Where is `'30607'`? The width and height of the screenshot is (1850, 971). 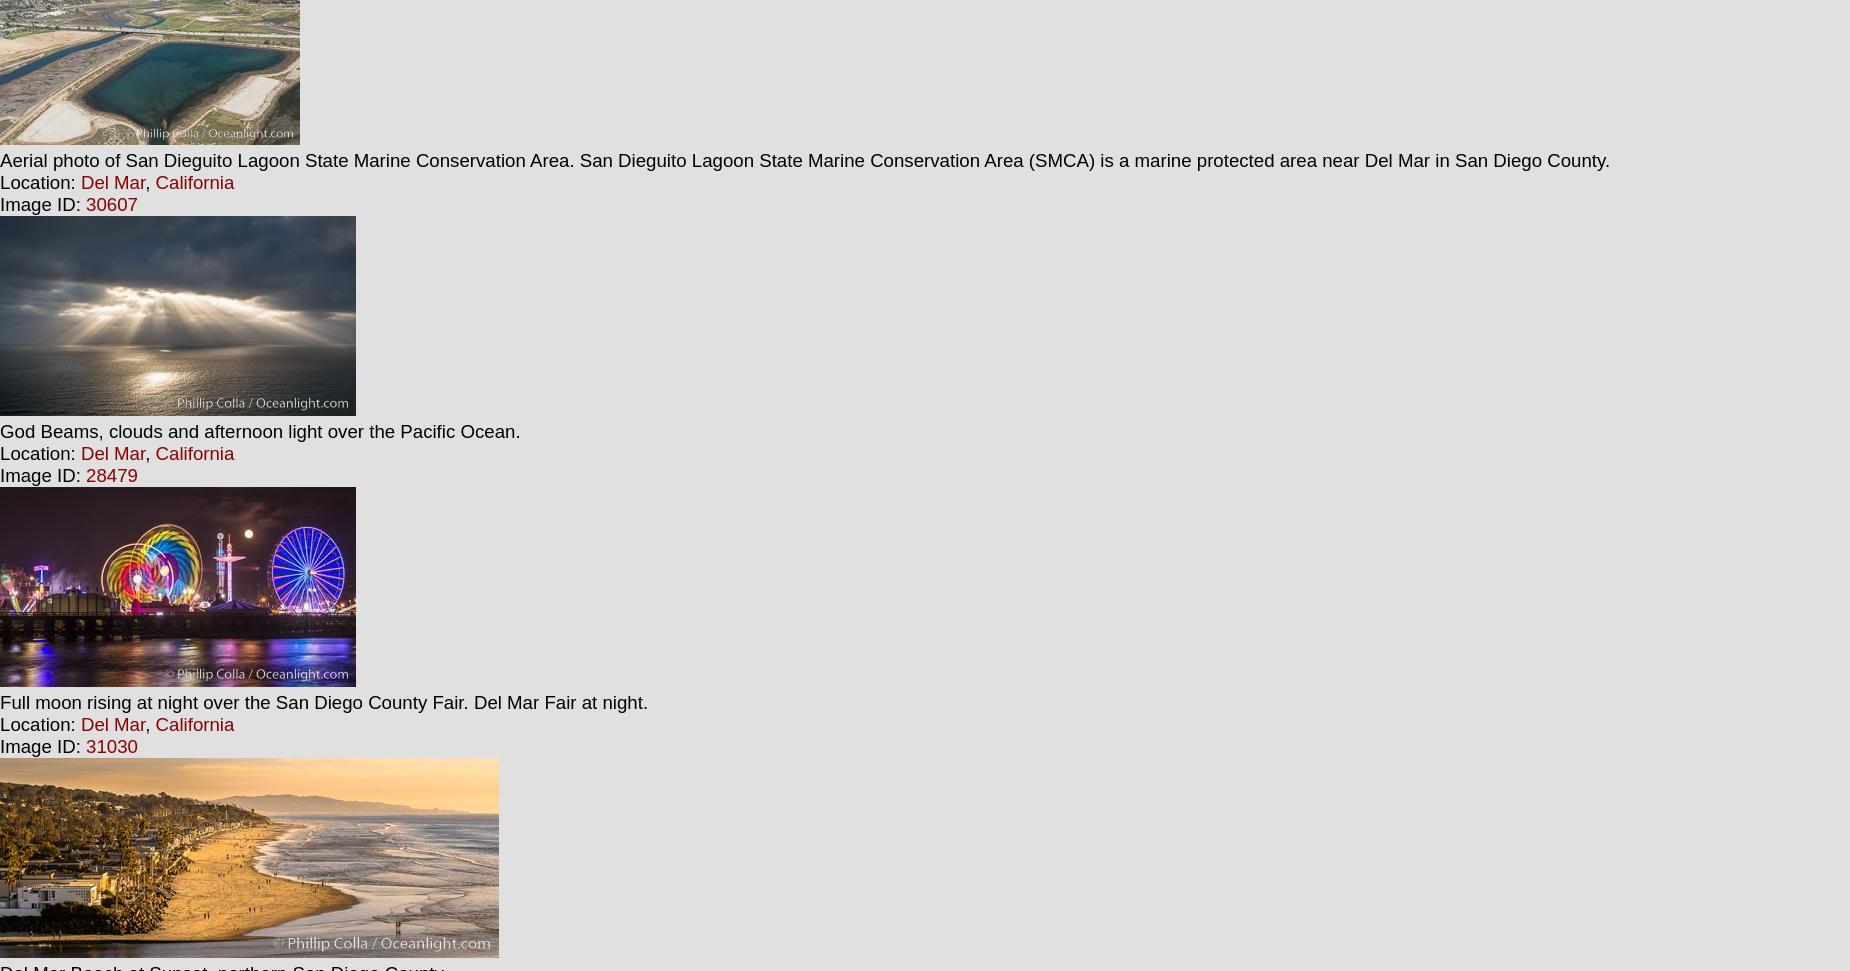 '30607' is located at coordinates (85, 203).